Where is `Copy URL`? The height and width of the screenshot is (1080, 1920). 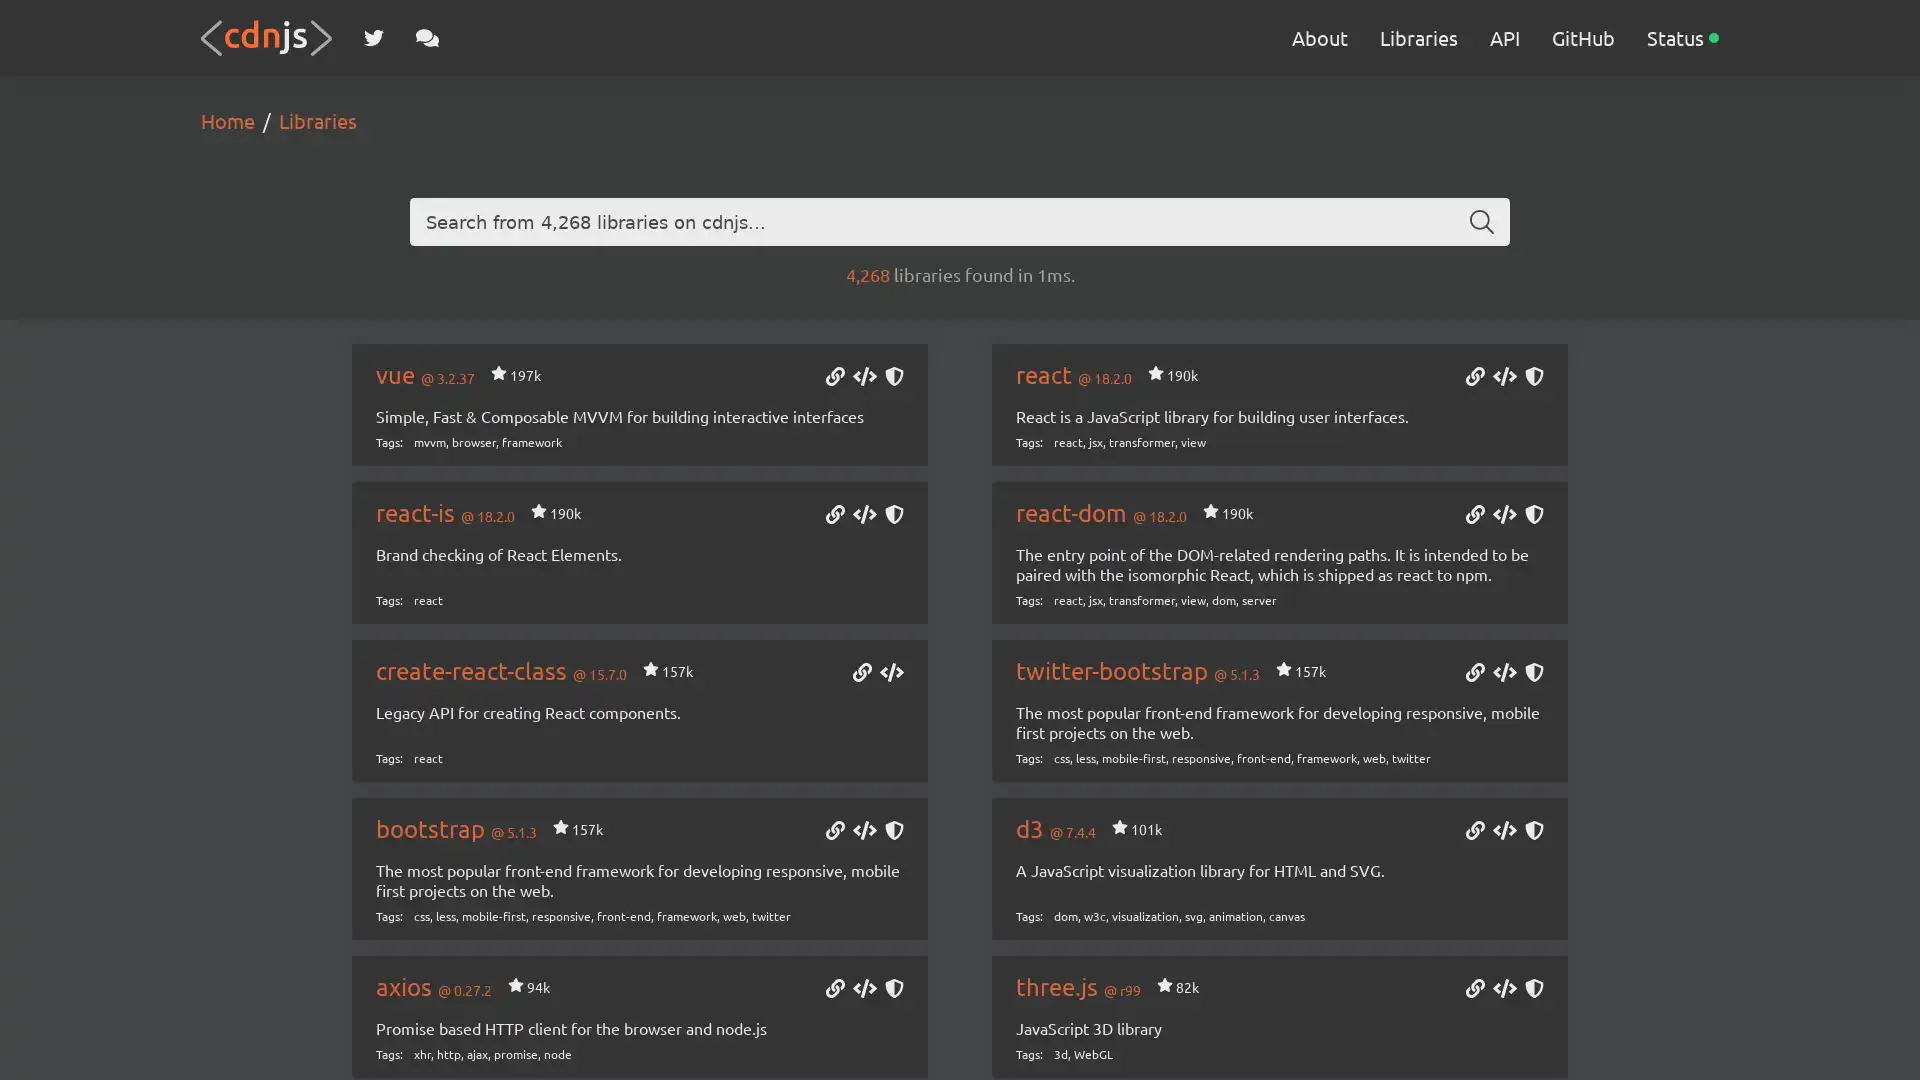
Copy URL is located at coordinates (834, 378).